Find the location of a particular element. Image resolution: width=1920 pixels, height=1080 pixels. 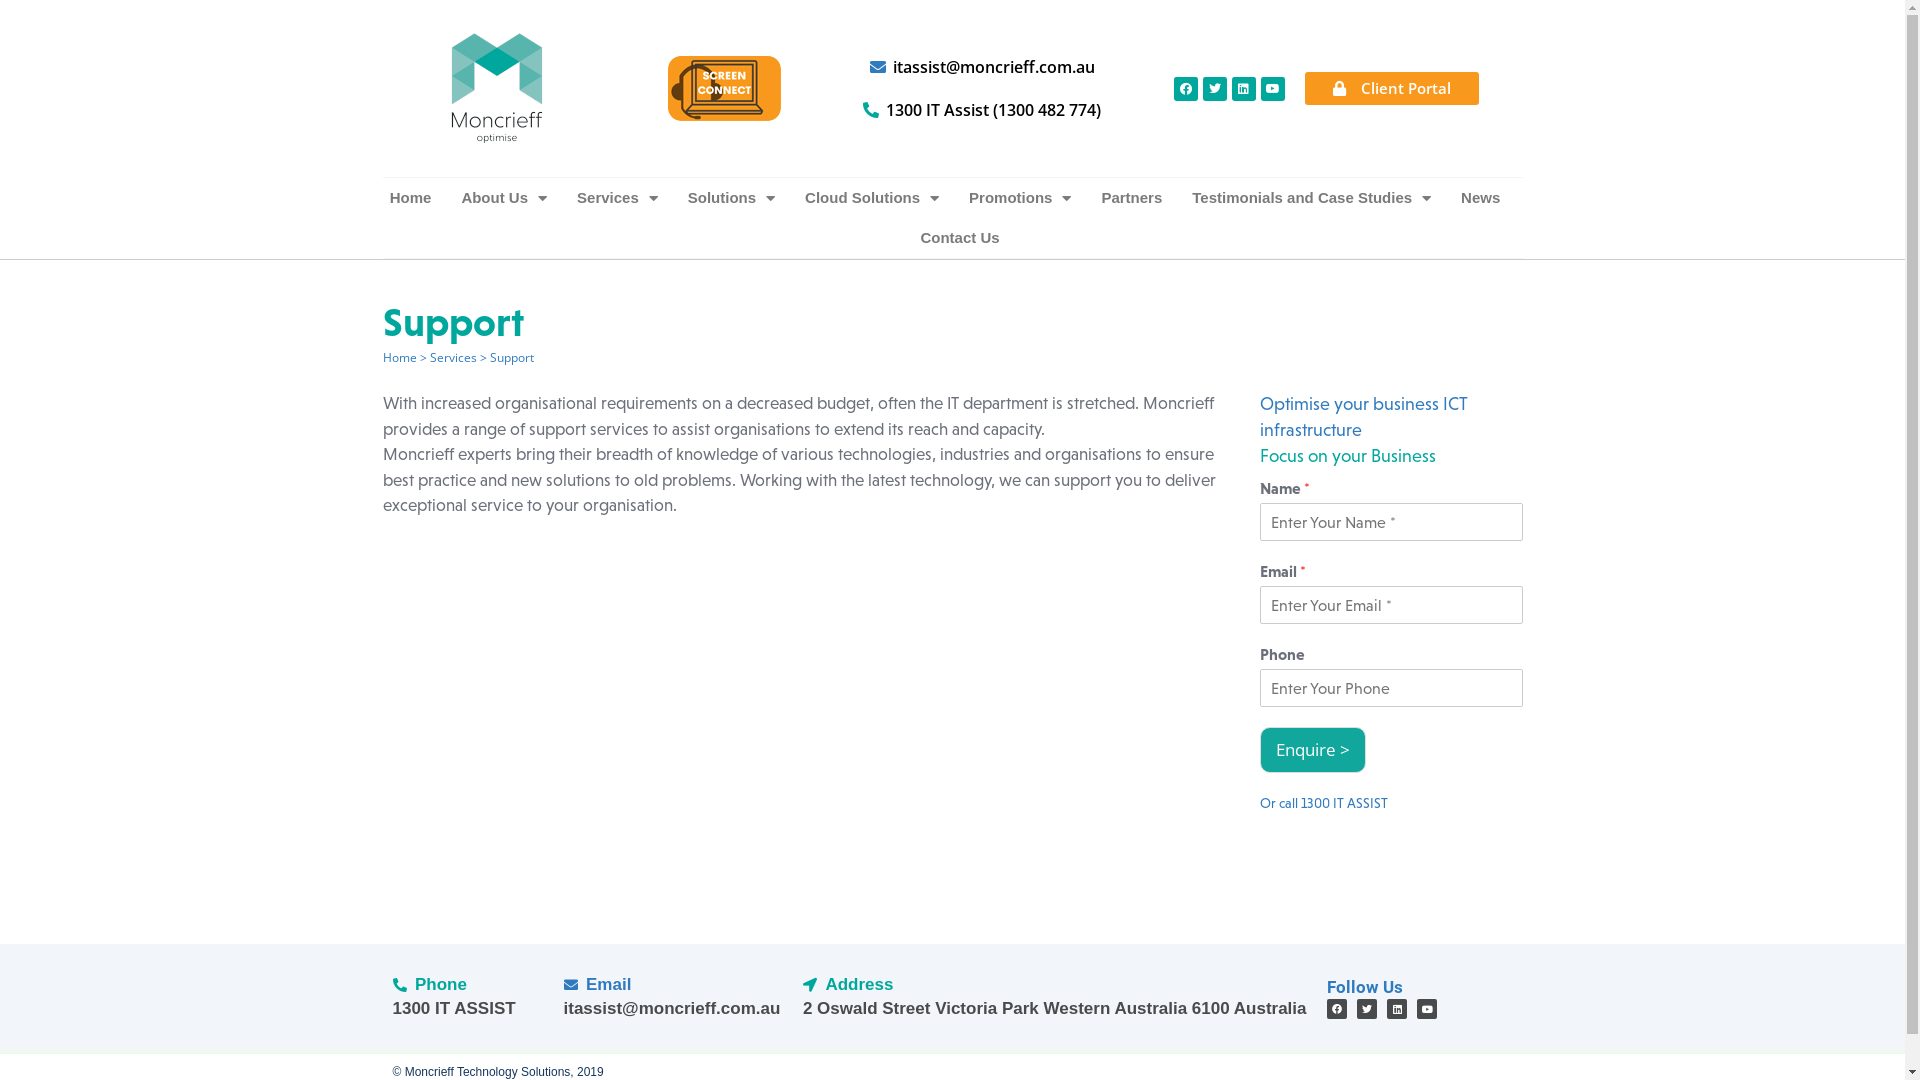

'1300 IT ASSIST' is located at coordinates (466, 1009).